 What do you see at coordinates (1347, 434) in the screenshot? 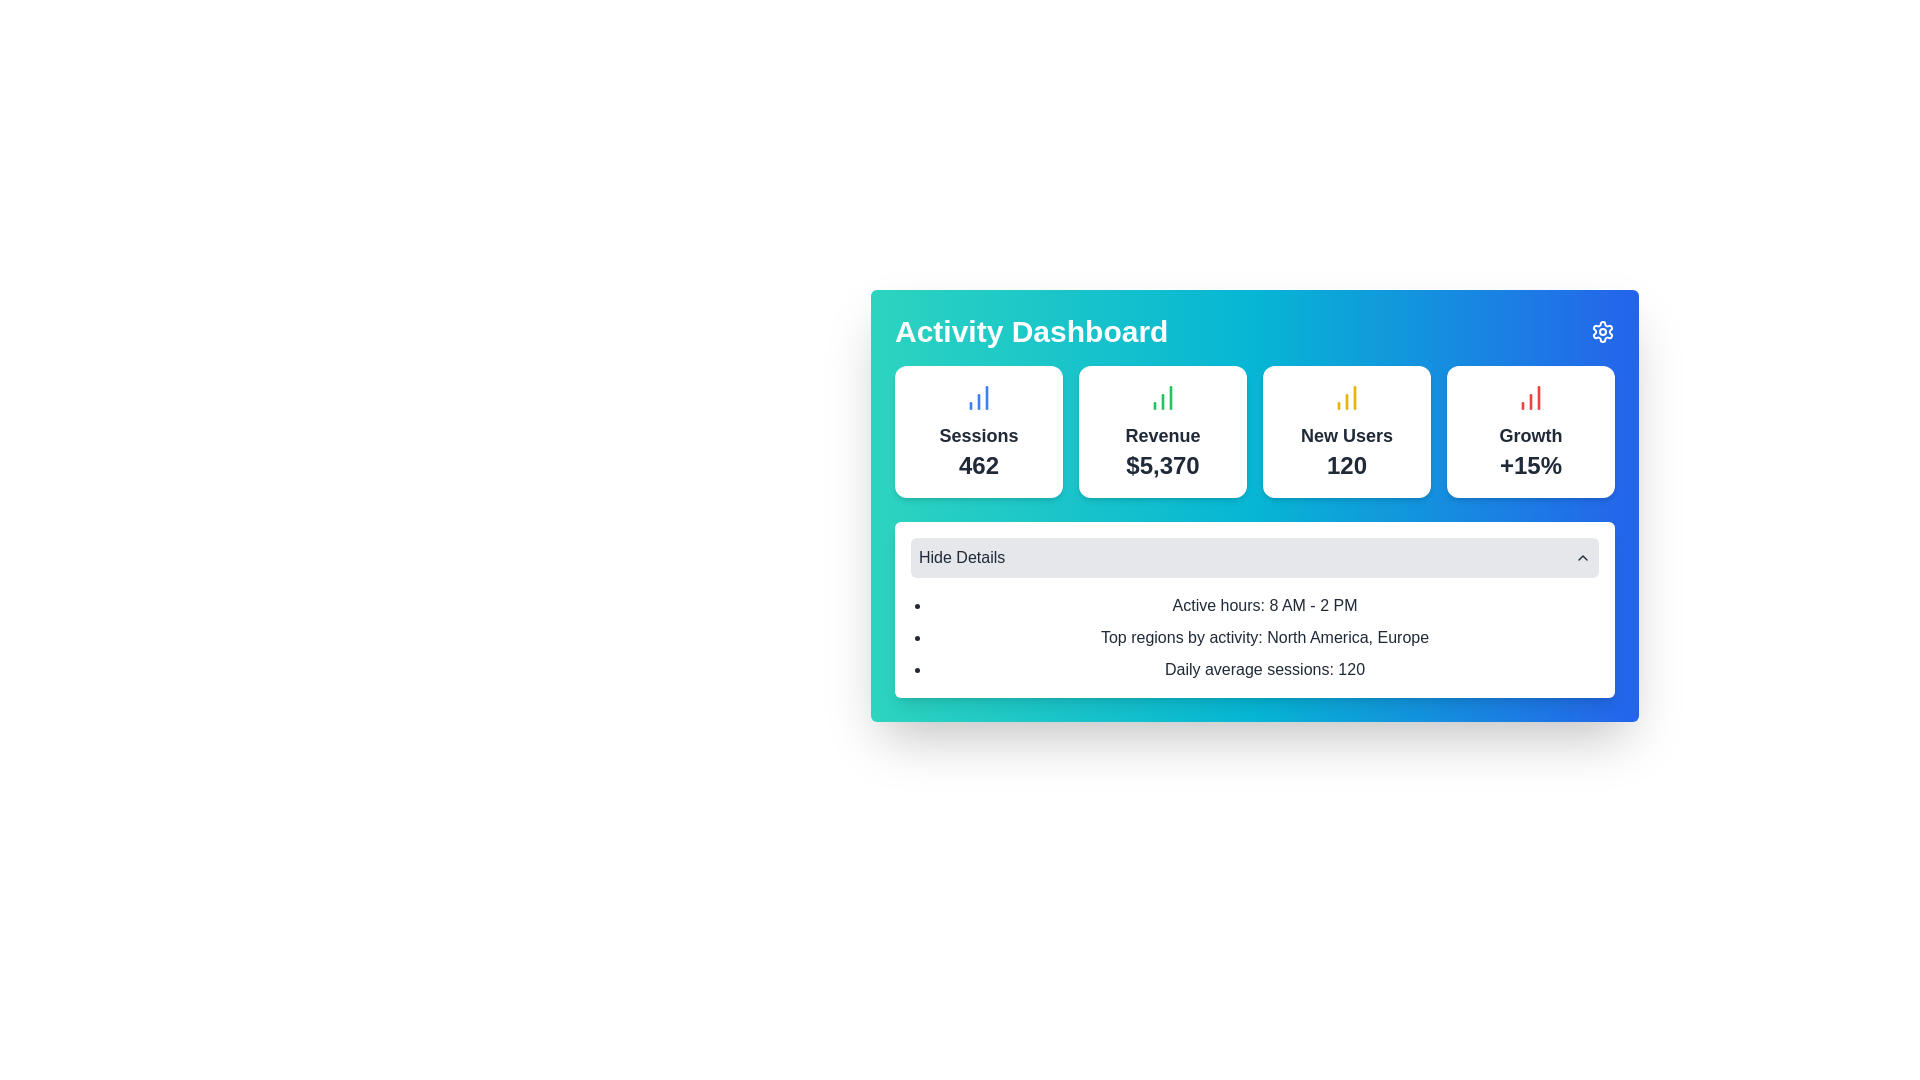
I see `the 'New Users' text label, which indicates the metric displayed below it and is located in the third panel between 'Revenue' and 'Growth'` at bounding box center [1347, 434].